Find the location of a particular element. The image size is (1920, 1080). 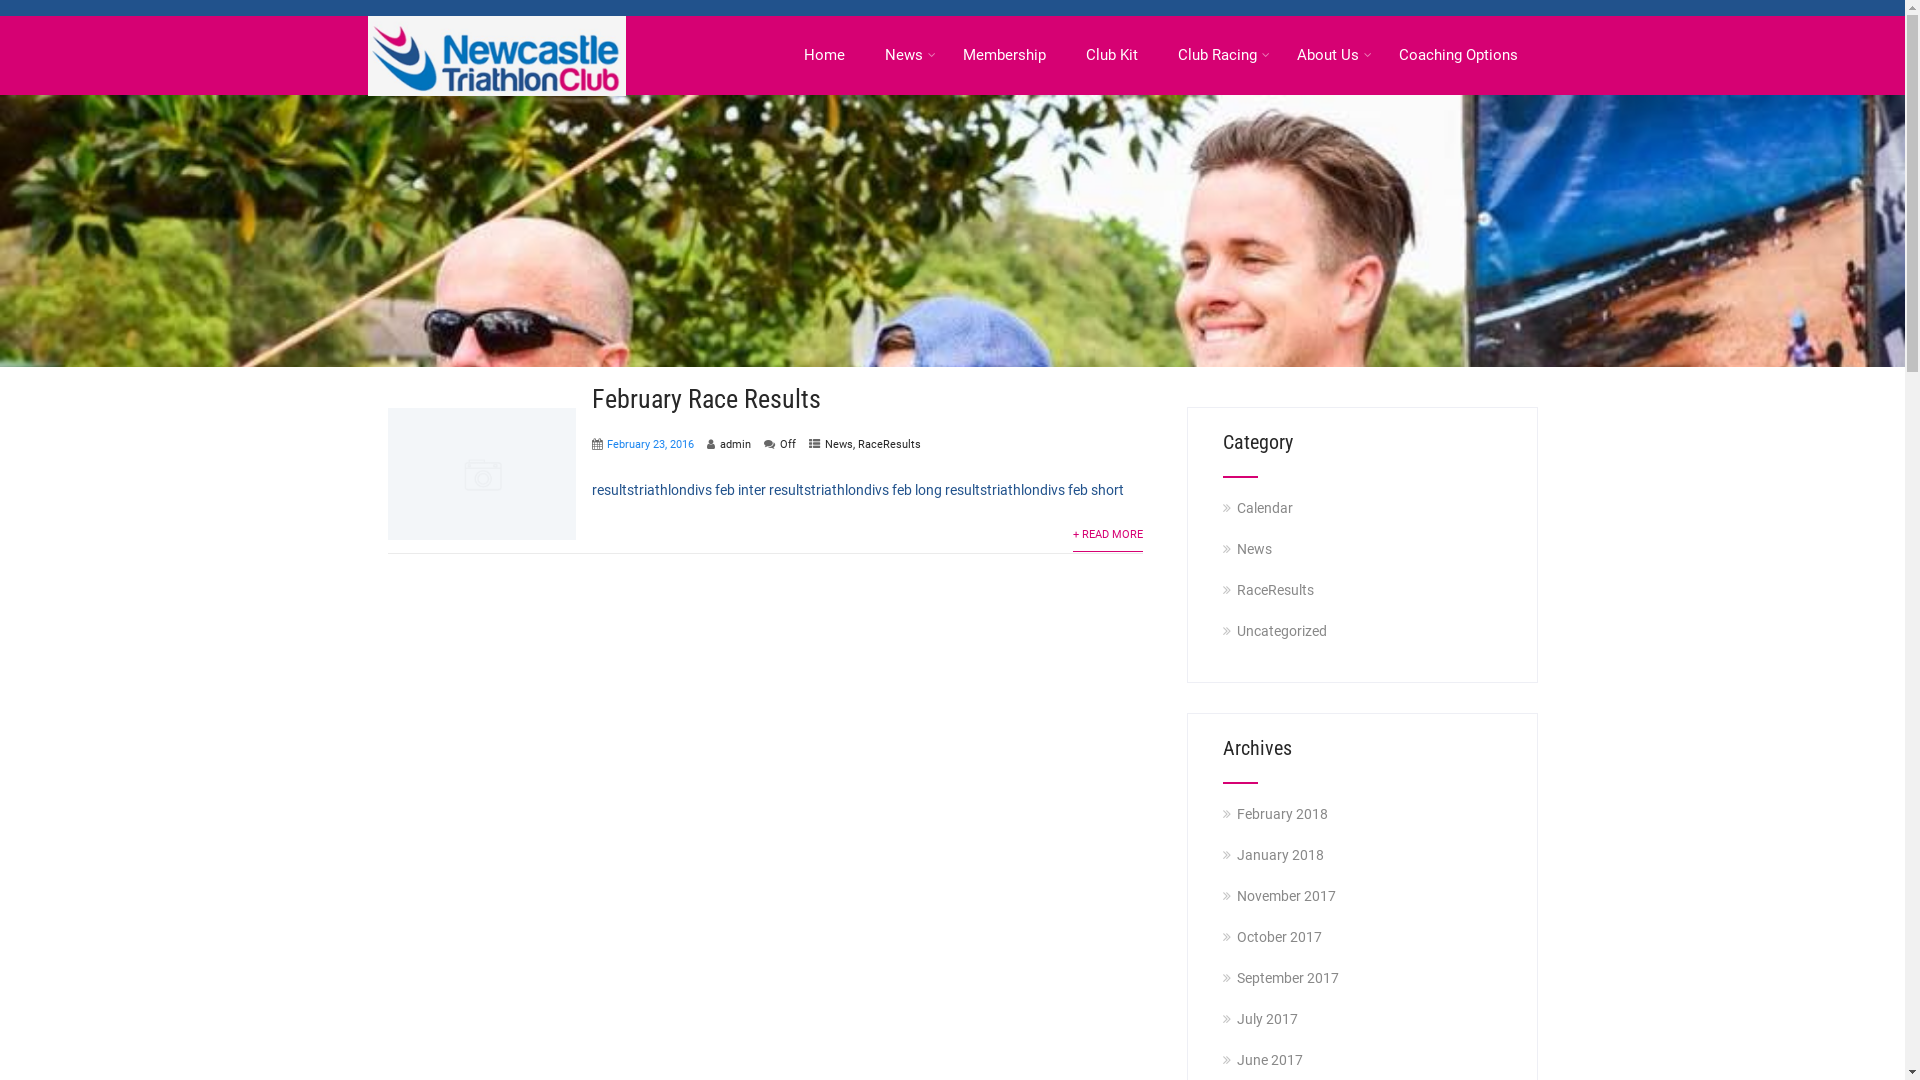

'RaceResults' is located at coordinates (888, 443).